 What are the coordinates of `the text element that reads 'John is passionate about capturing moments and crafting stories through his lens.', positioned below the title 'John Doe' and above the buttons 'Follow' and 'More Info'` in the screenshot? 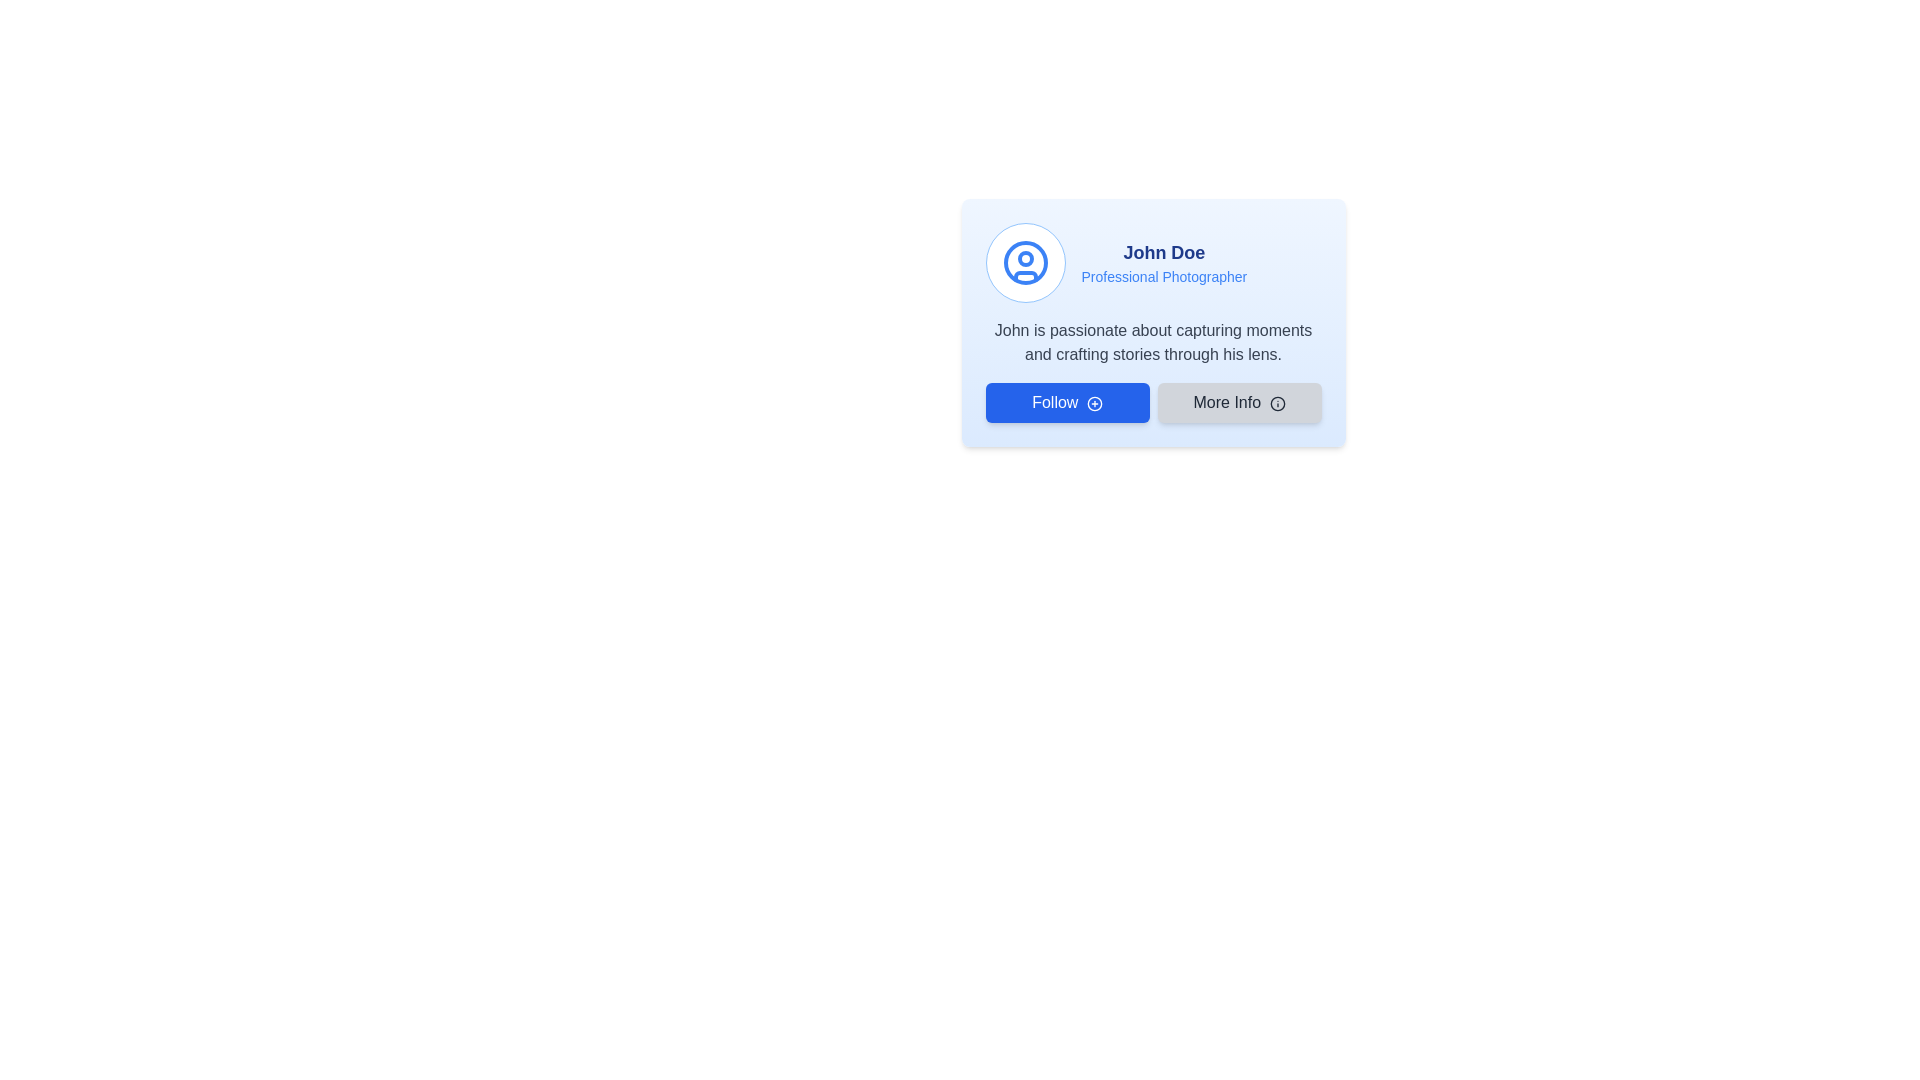 It's located at (1153, 342).